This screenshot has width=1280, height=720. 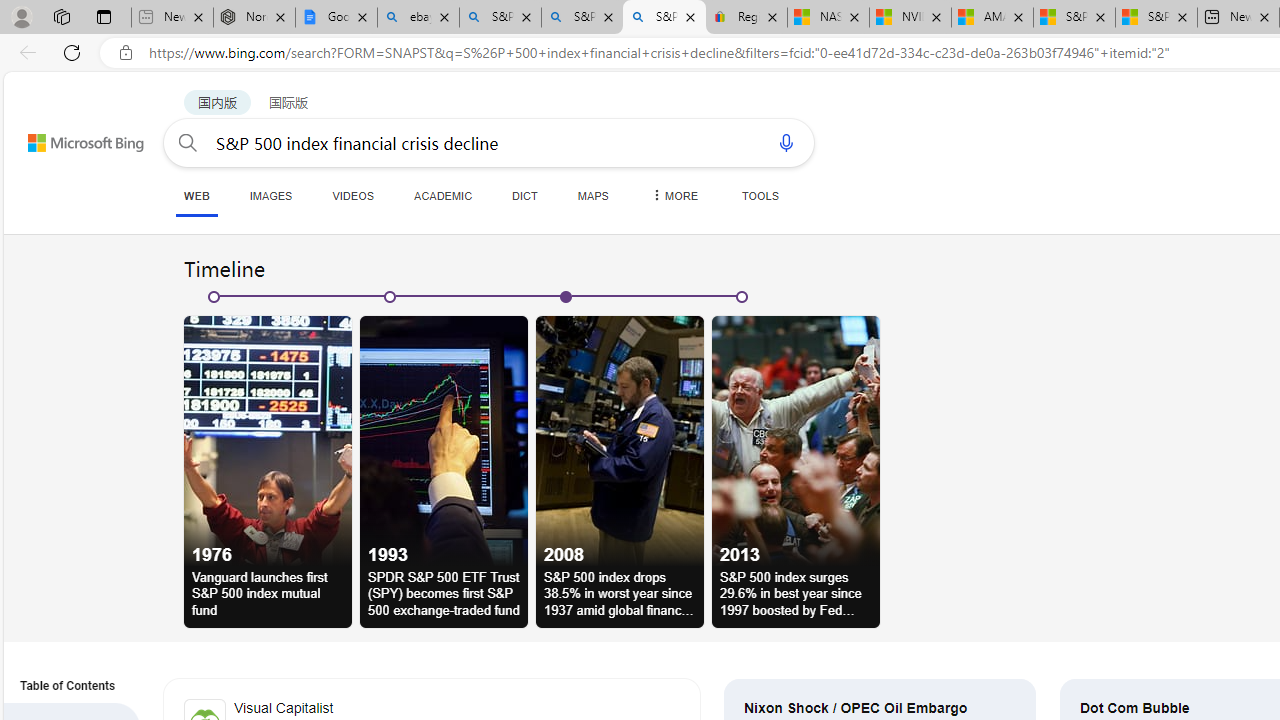 What do you see at coordinates (417, 17) in the screenshot?
I see `'ebay - Search'` at bounding box center [417, 17].